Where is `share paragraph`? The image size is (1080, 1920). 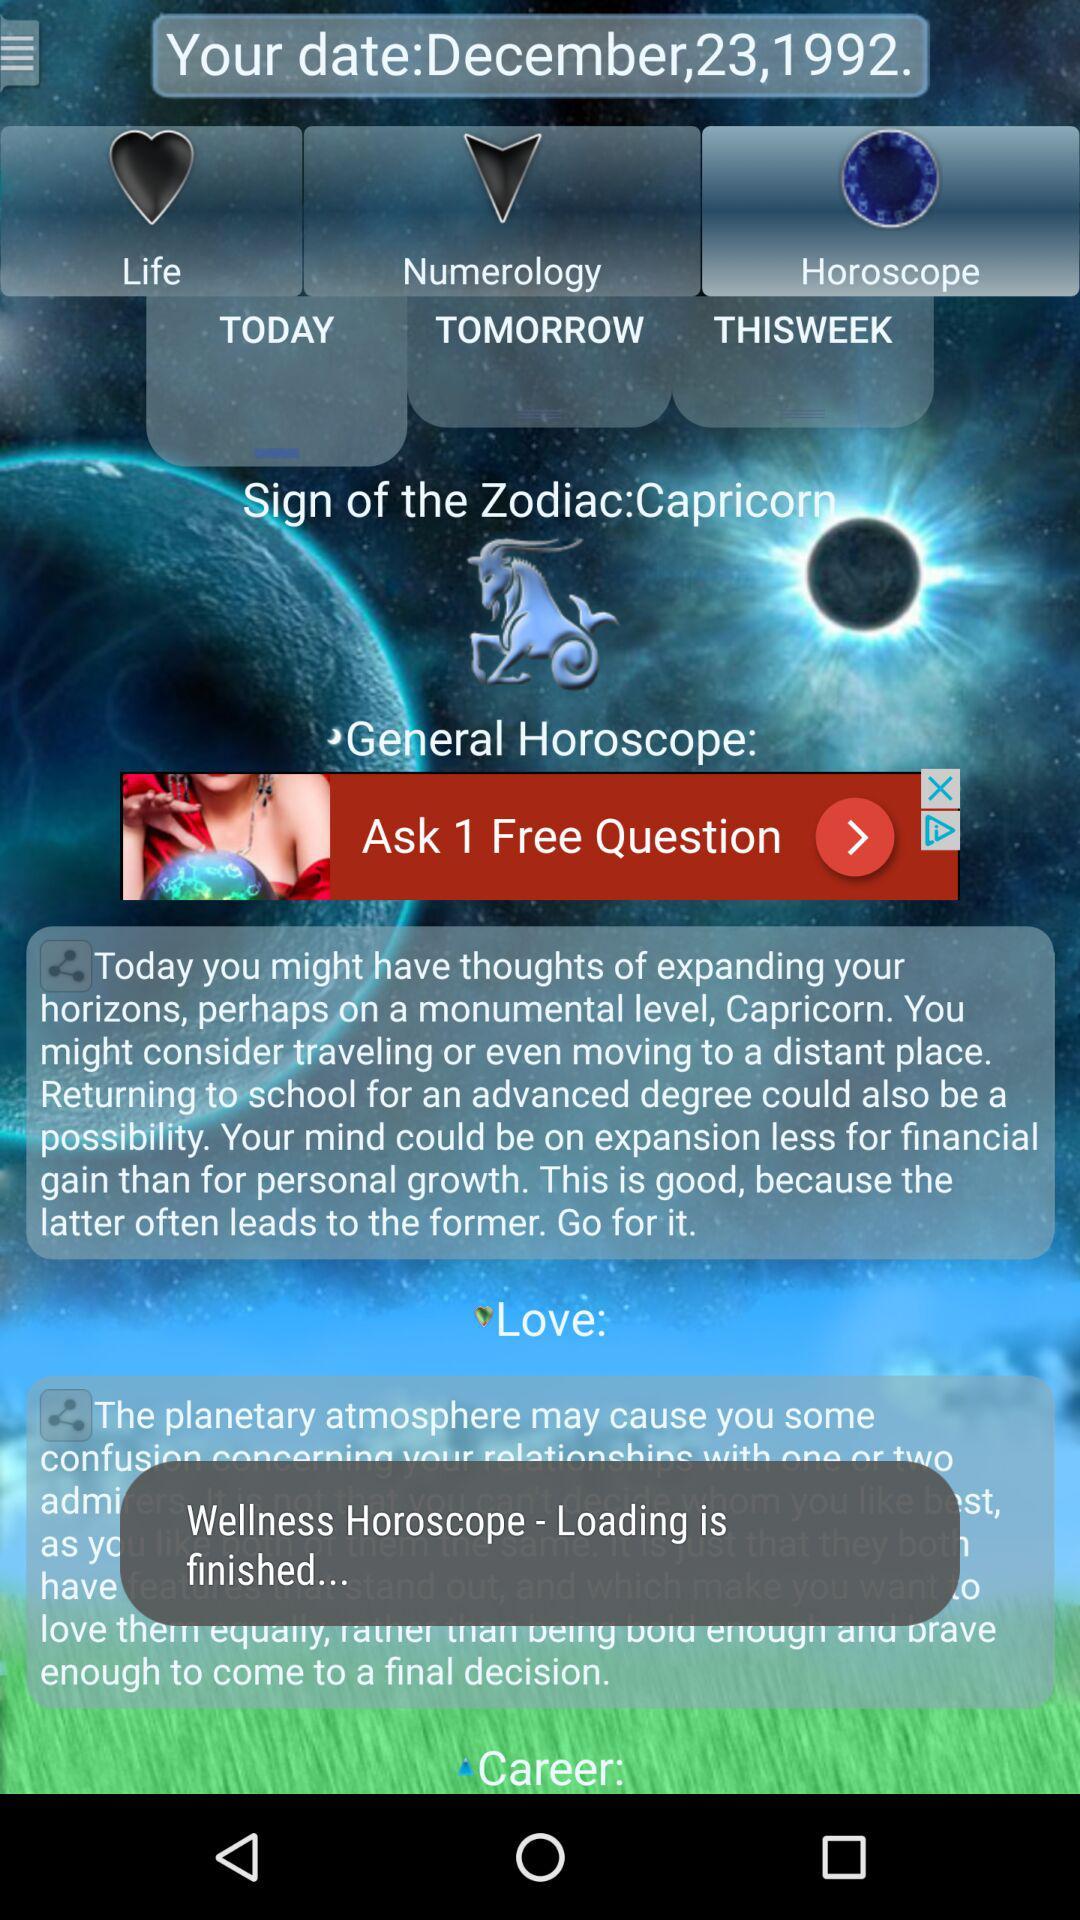
share paragraph is located at coordinates (64, 1414).